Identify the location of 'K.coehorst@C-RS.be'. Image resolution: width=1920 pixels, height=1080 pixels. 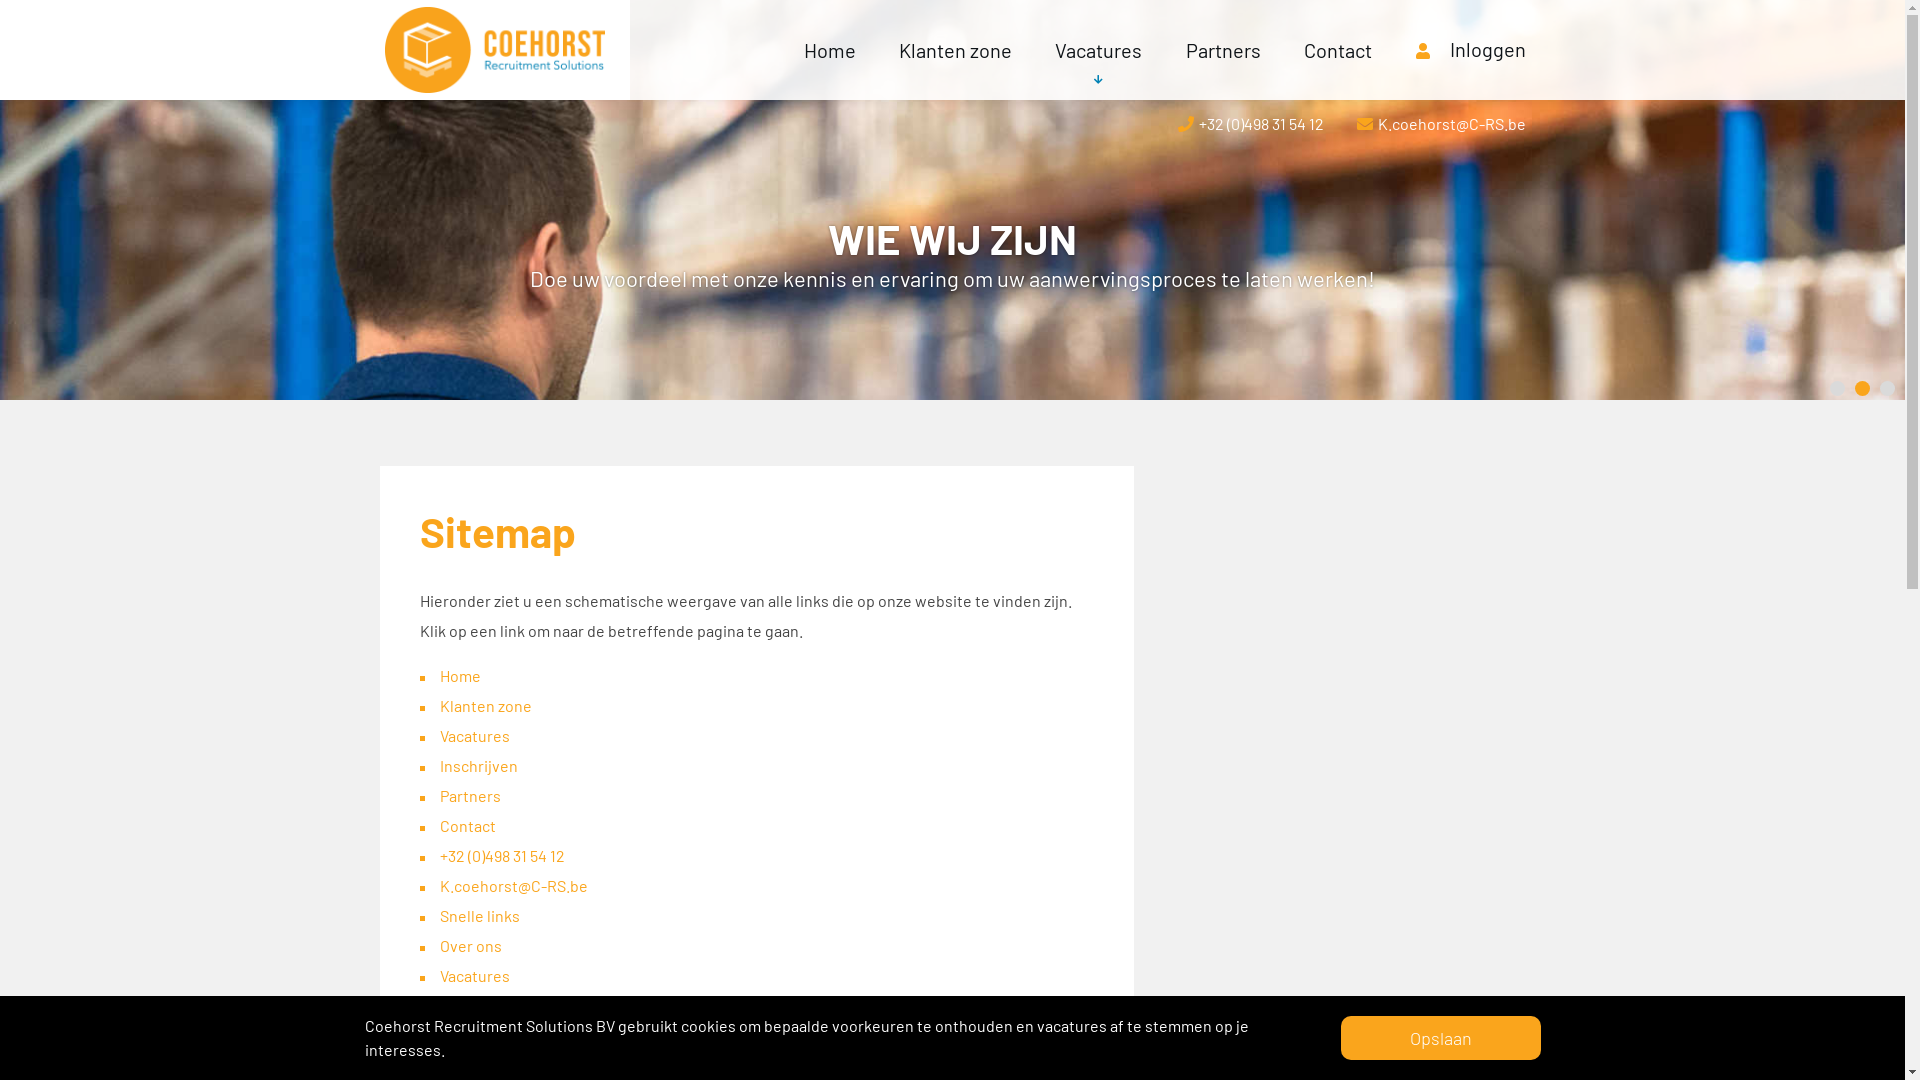
(513, 884).